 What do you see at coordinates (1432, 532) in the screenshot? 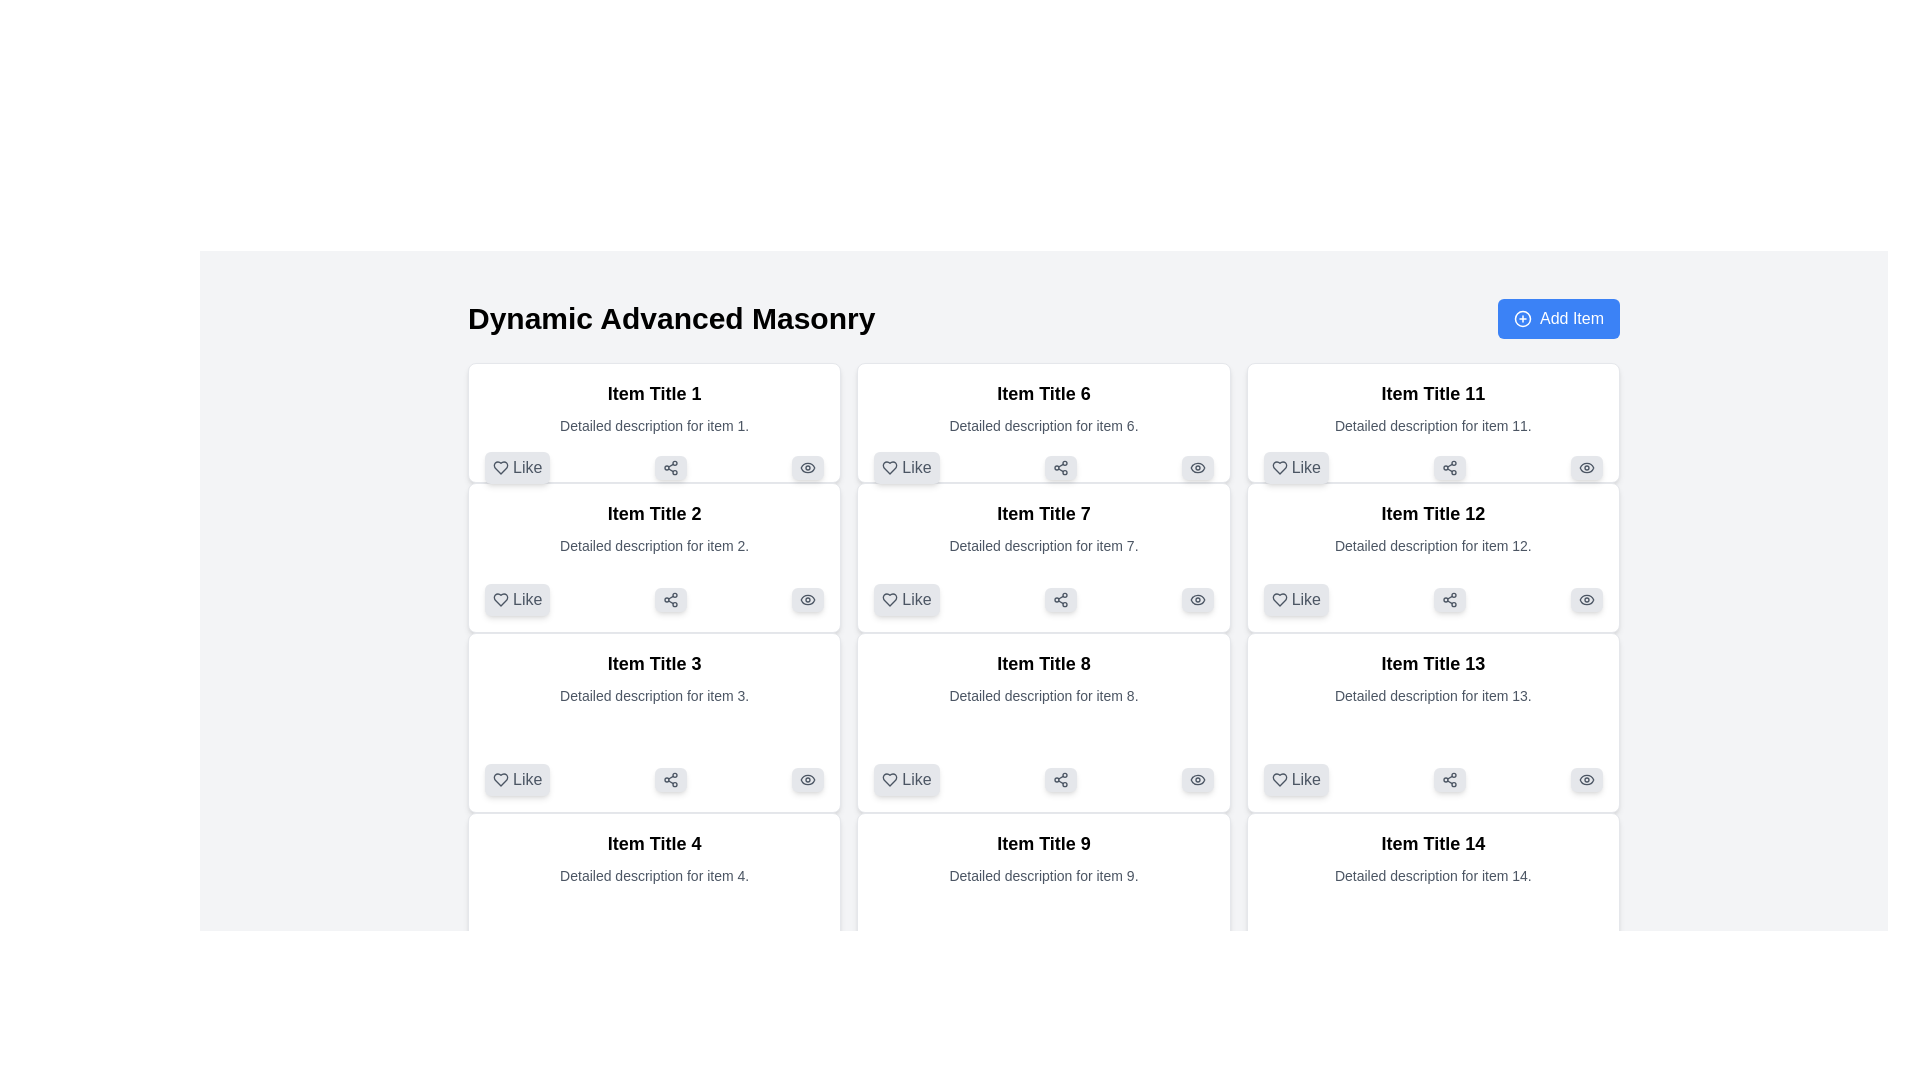
I see `the text block containing the title 'Item Title 12' and the description 'Detailed description for item 12' in the grid layout of 'Dynamic Advanced Masonry'` at bounding box center [1432, 532].